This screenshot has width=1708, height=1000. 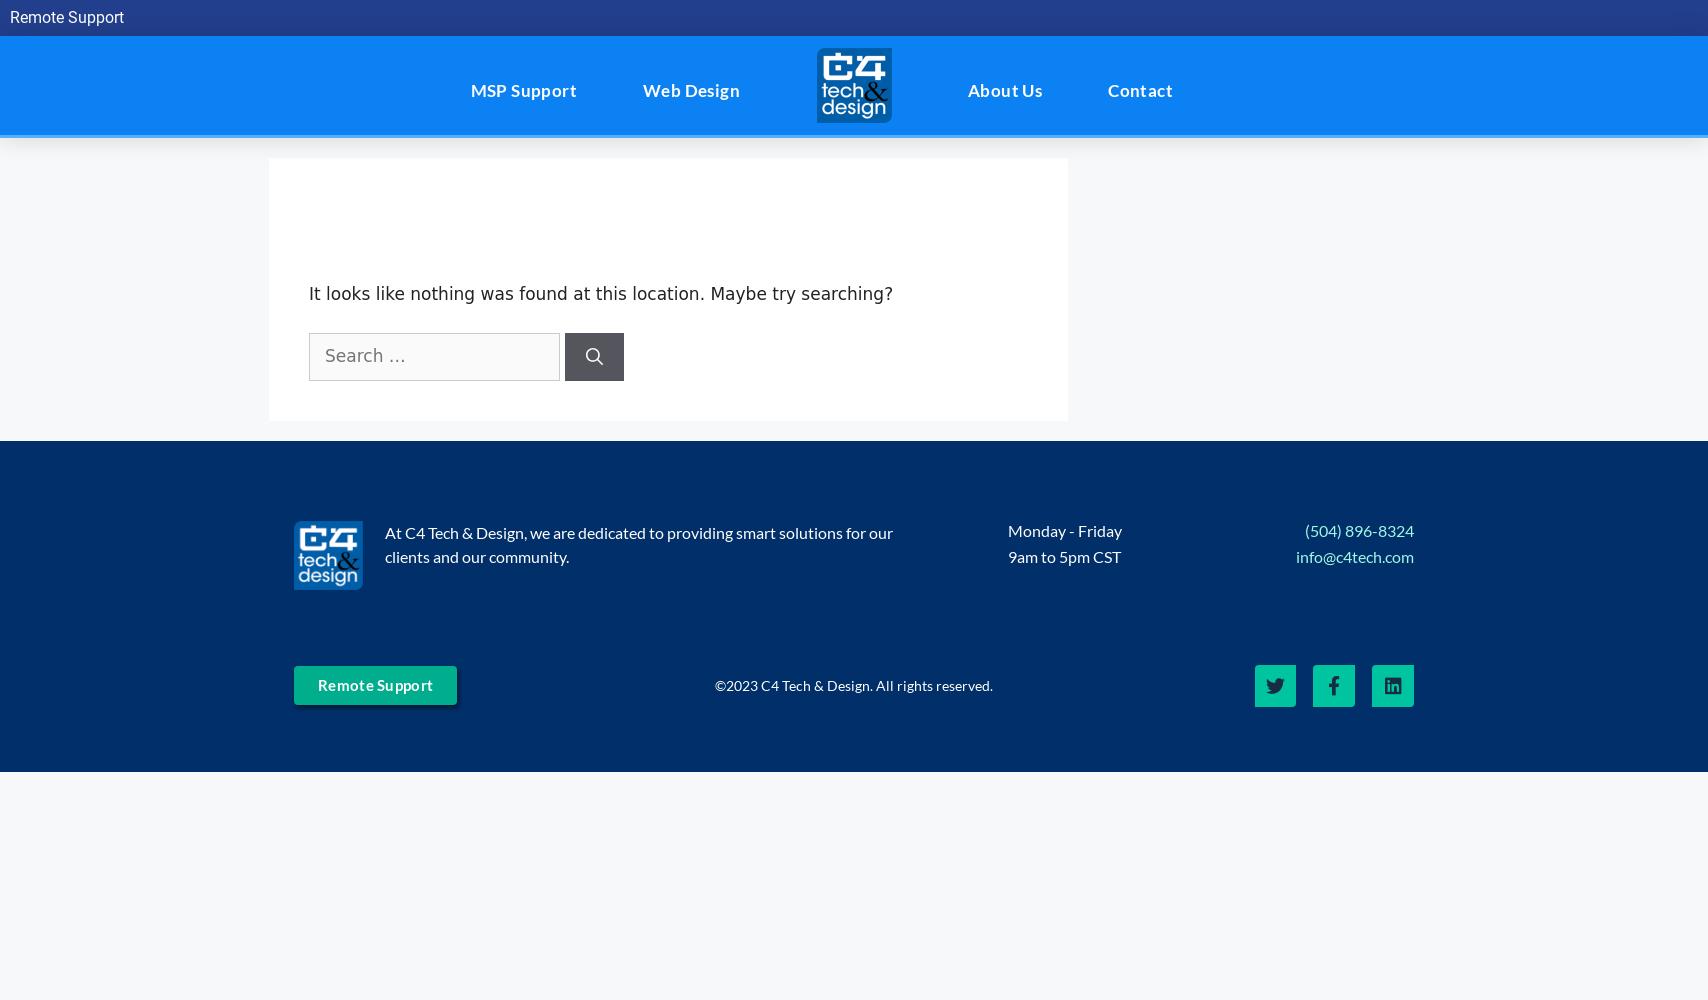 What do you see at coordinates (1358, 529) in the screenshot?
I see `'(504) 896-8324'` at bounding box center [1358, 529].